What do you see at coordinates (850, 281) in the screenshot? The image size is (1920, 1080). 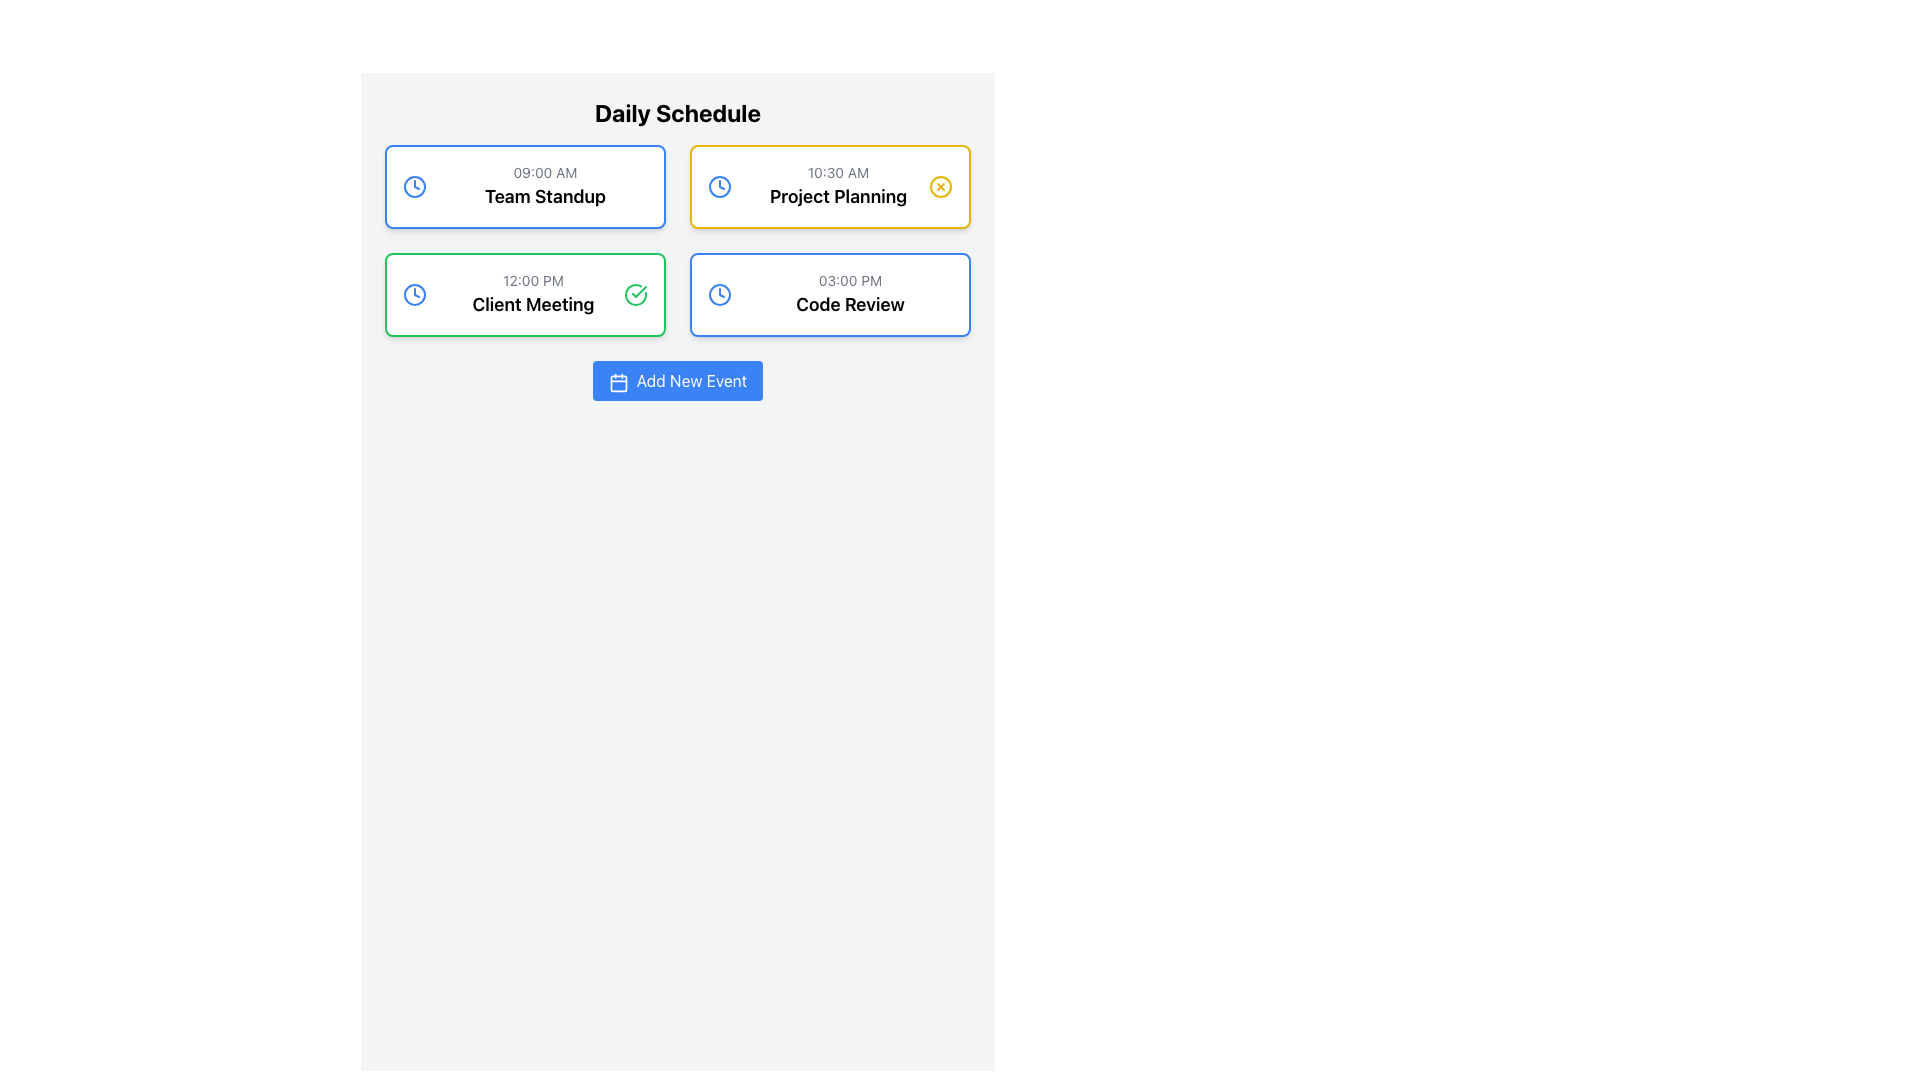 I see `time displayed in the text label showing '03:00 PM' located above the 'Code Review' text in the bottom-right segment of the interface` at bounding box center [850, 281].